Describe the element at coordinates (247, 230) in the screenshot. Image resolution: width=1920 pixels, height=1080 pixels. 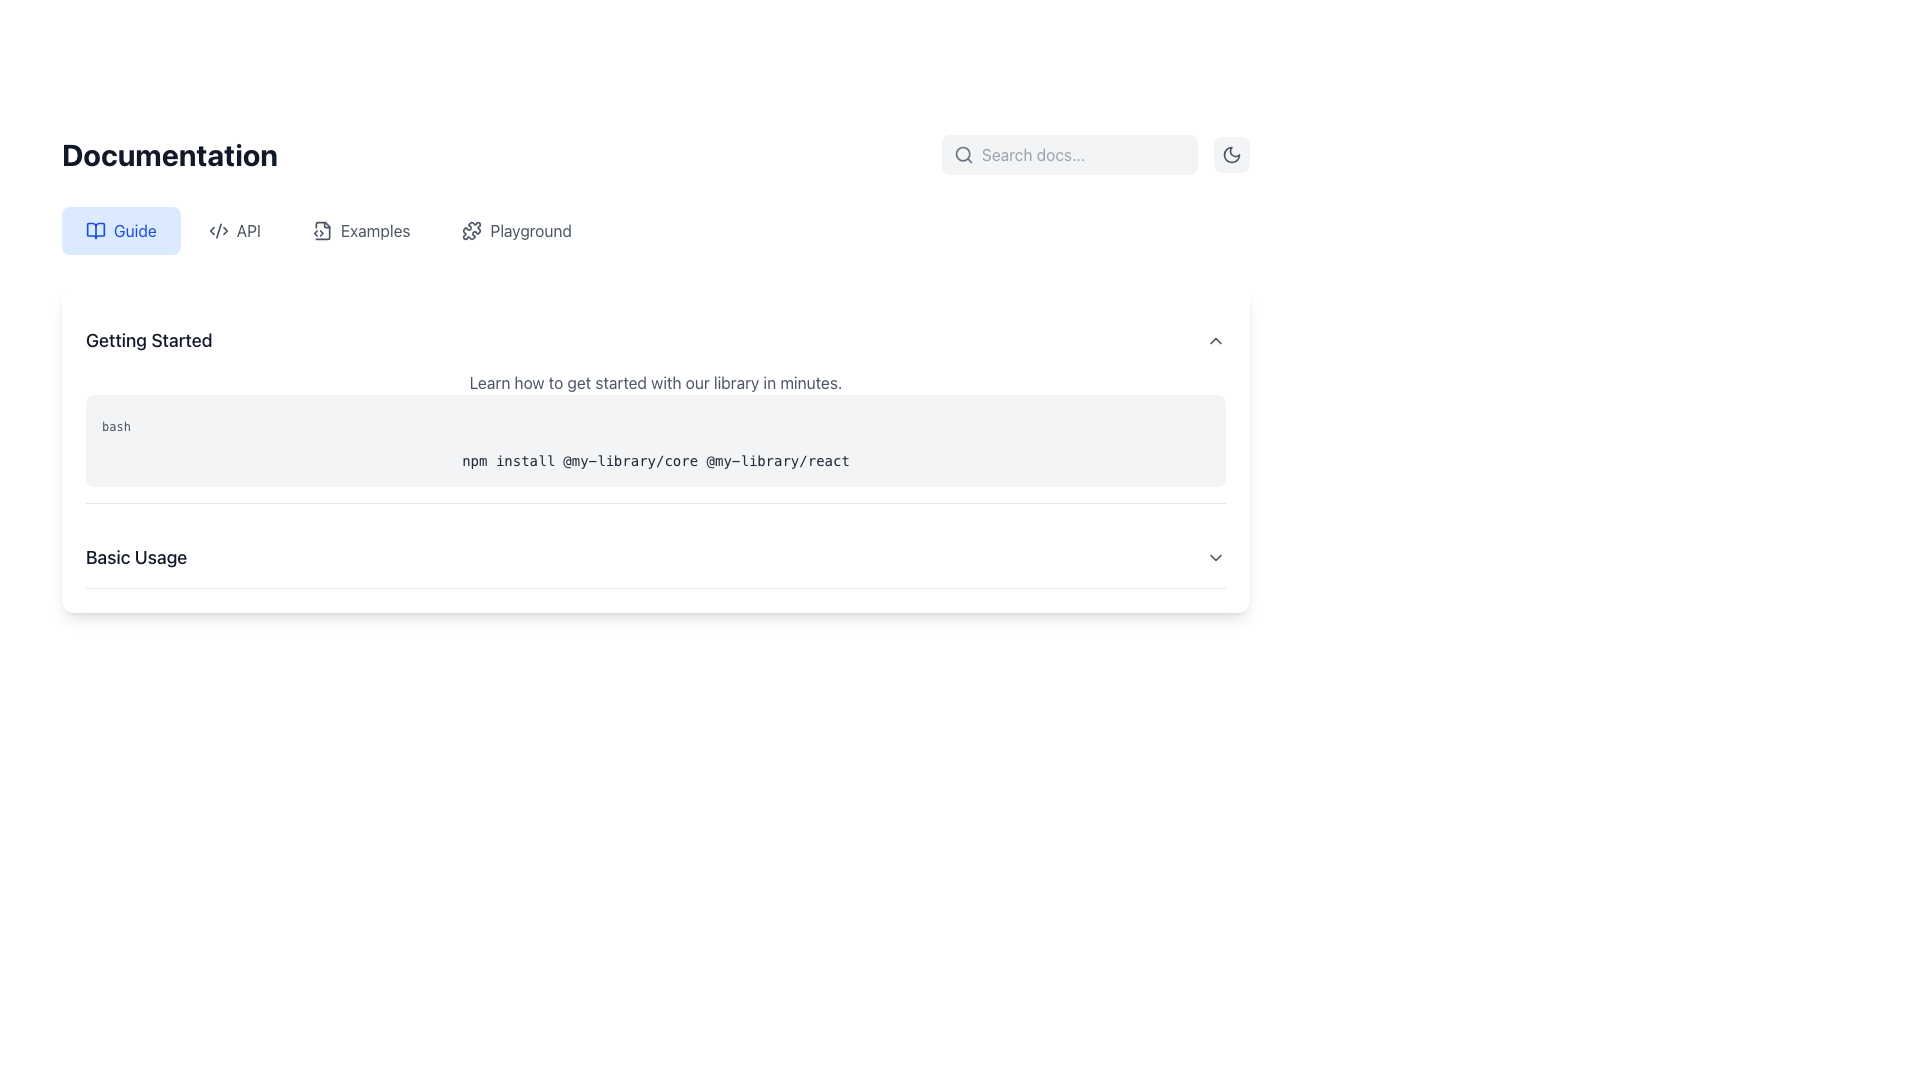
I see `the 'API' text label located in the navigation cluster` at that location.